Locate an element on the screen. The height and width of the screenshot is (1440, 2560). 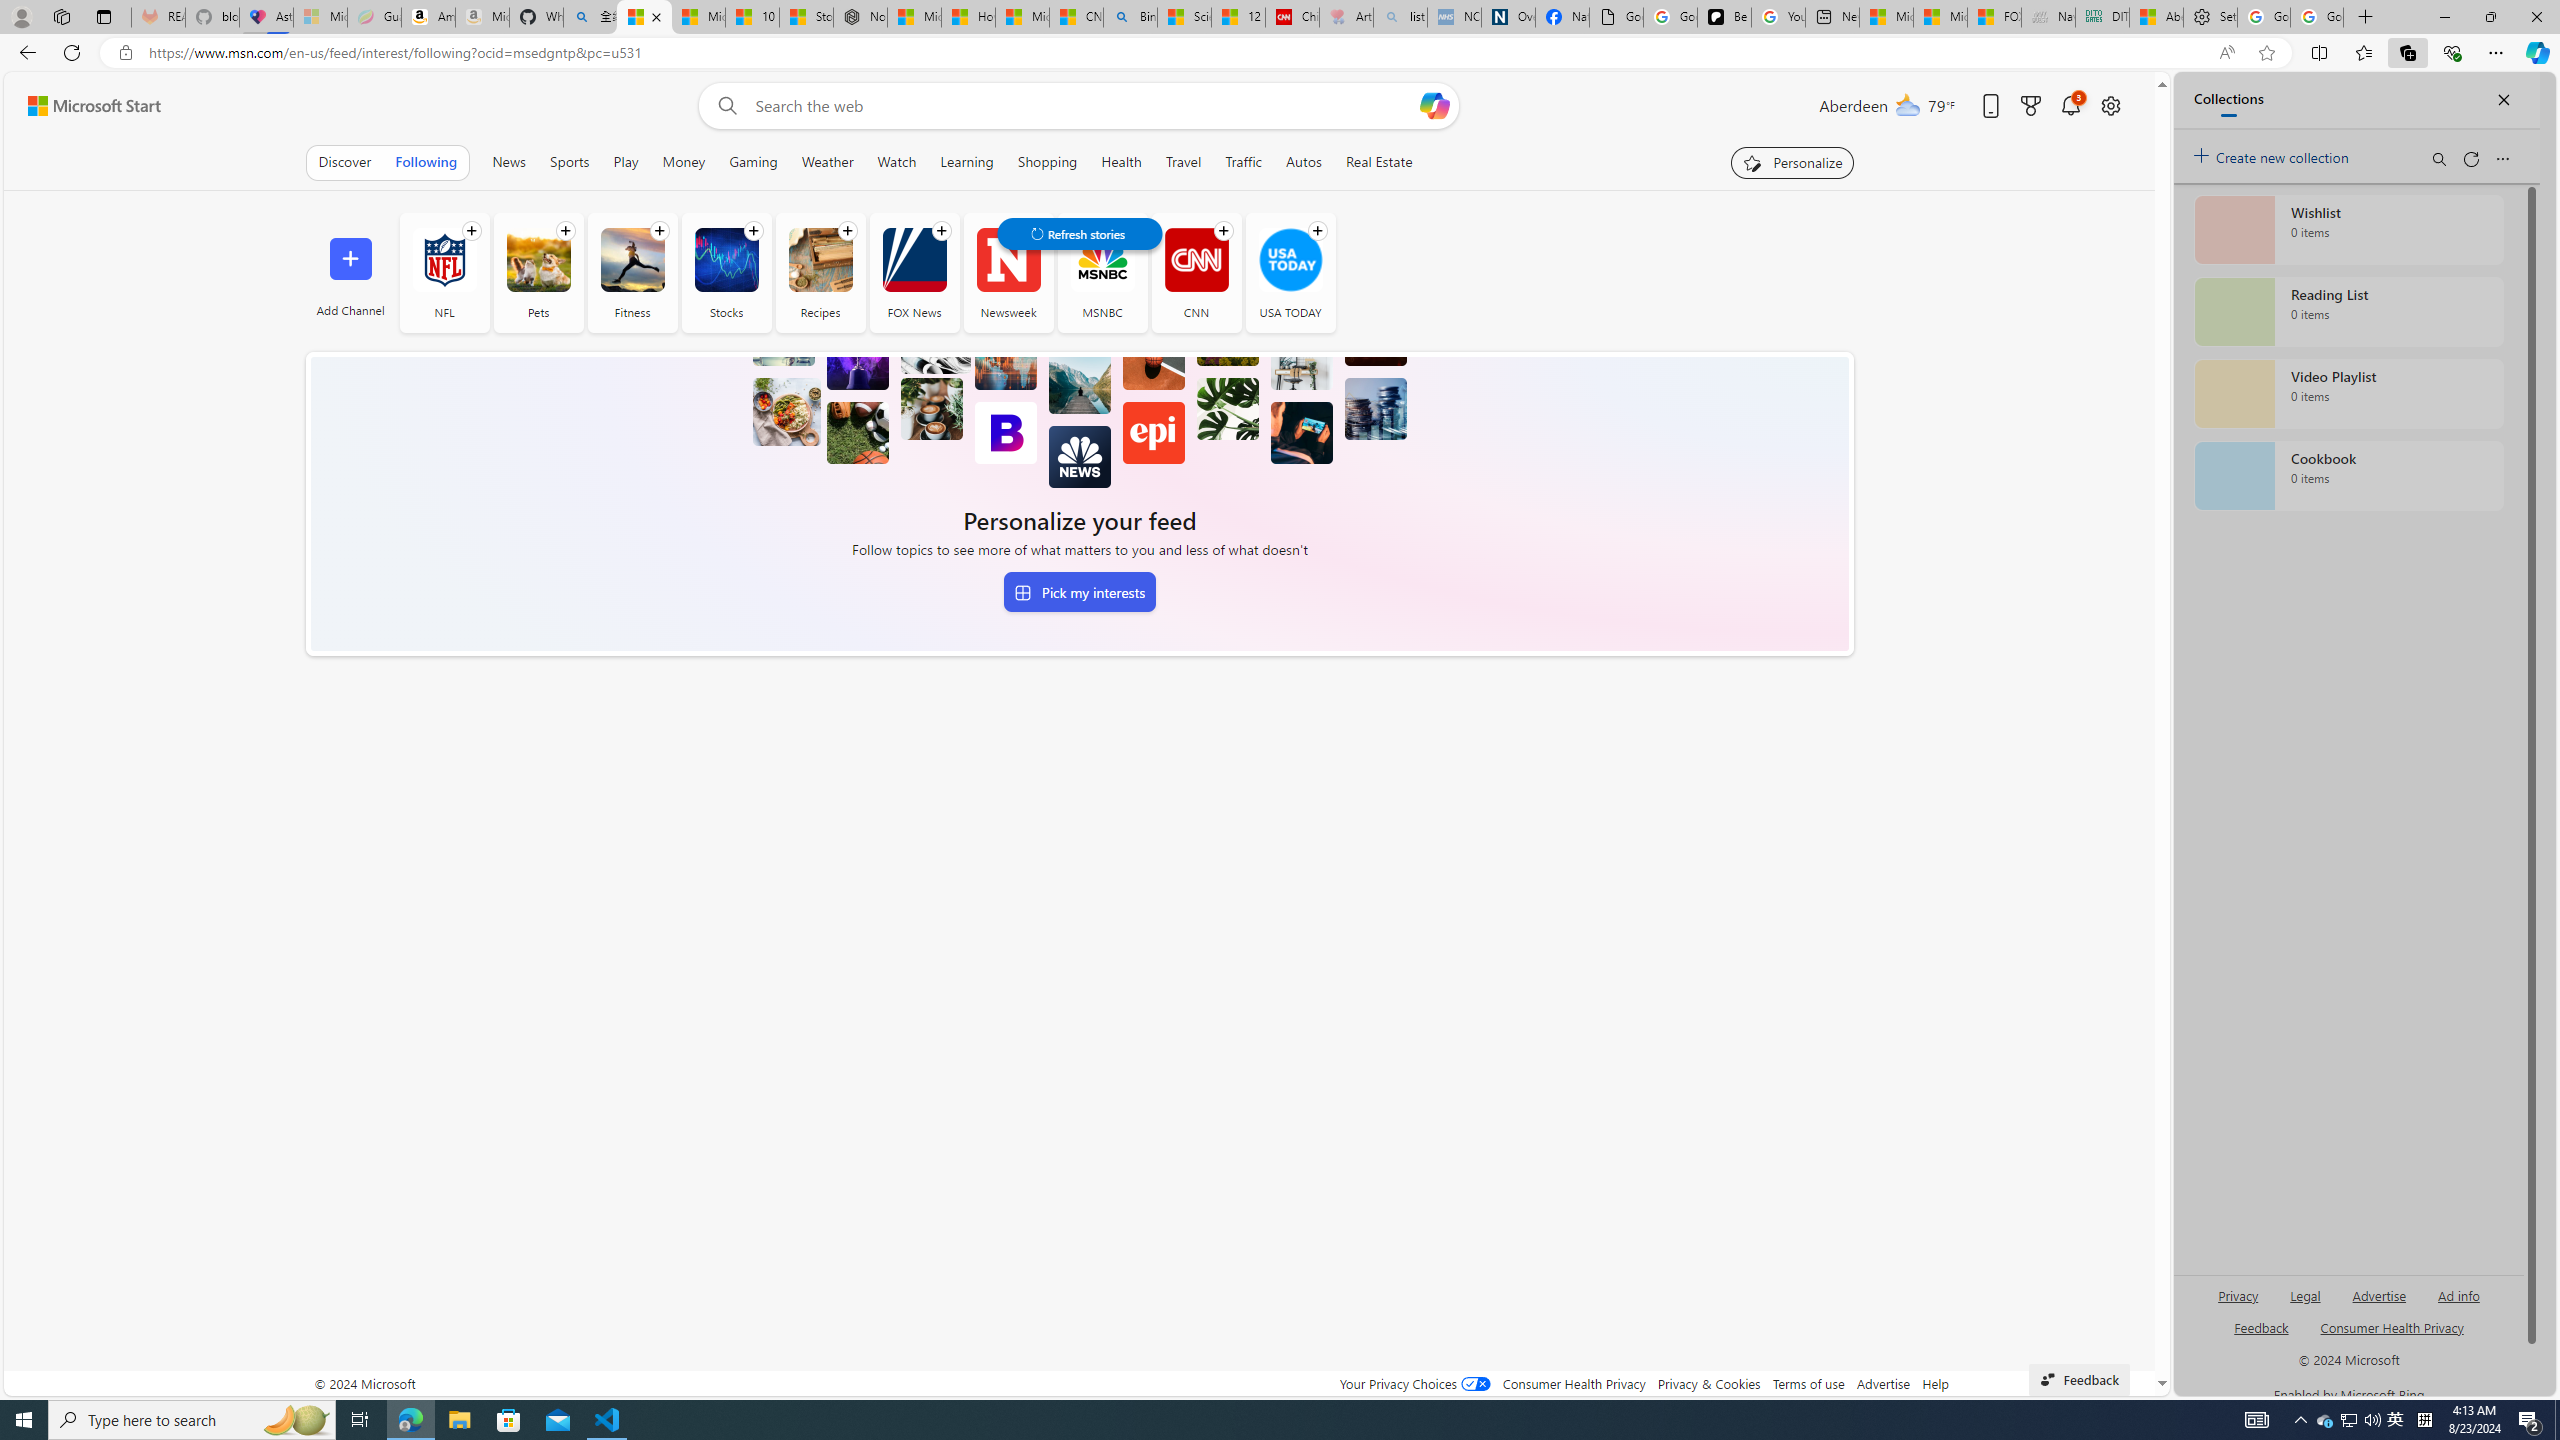
'USA TODAY' is located at coordinates (1289, 258).